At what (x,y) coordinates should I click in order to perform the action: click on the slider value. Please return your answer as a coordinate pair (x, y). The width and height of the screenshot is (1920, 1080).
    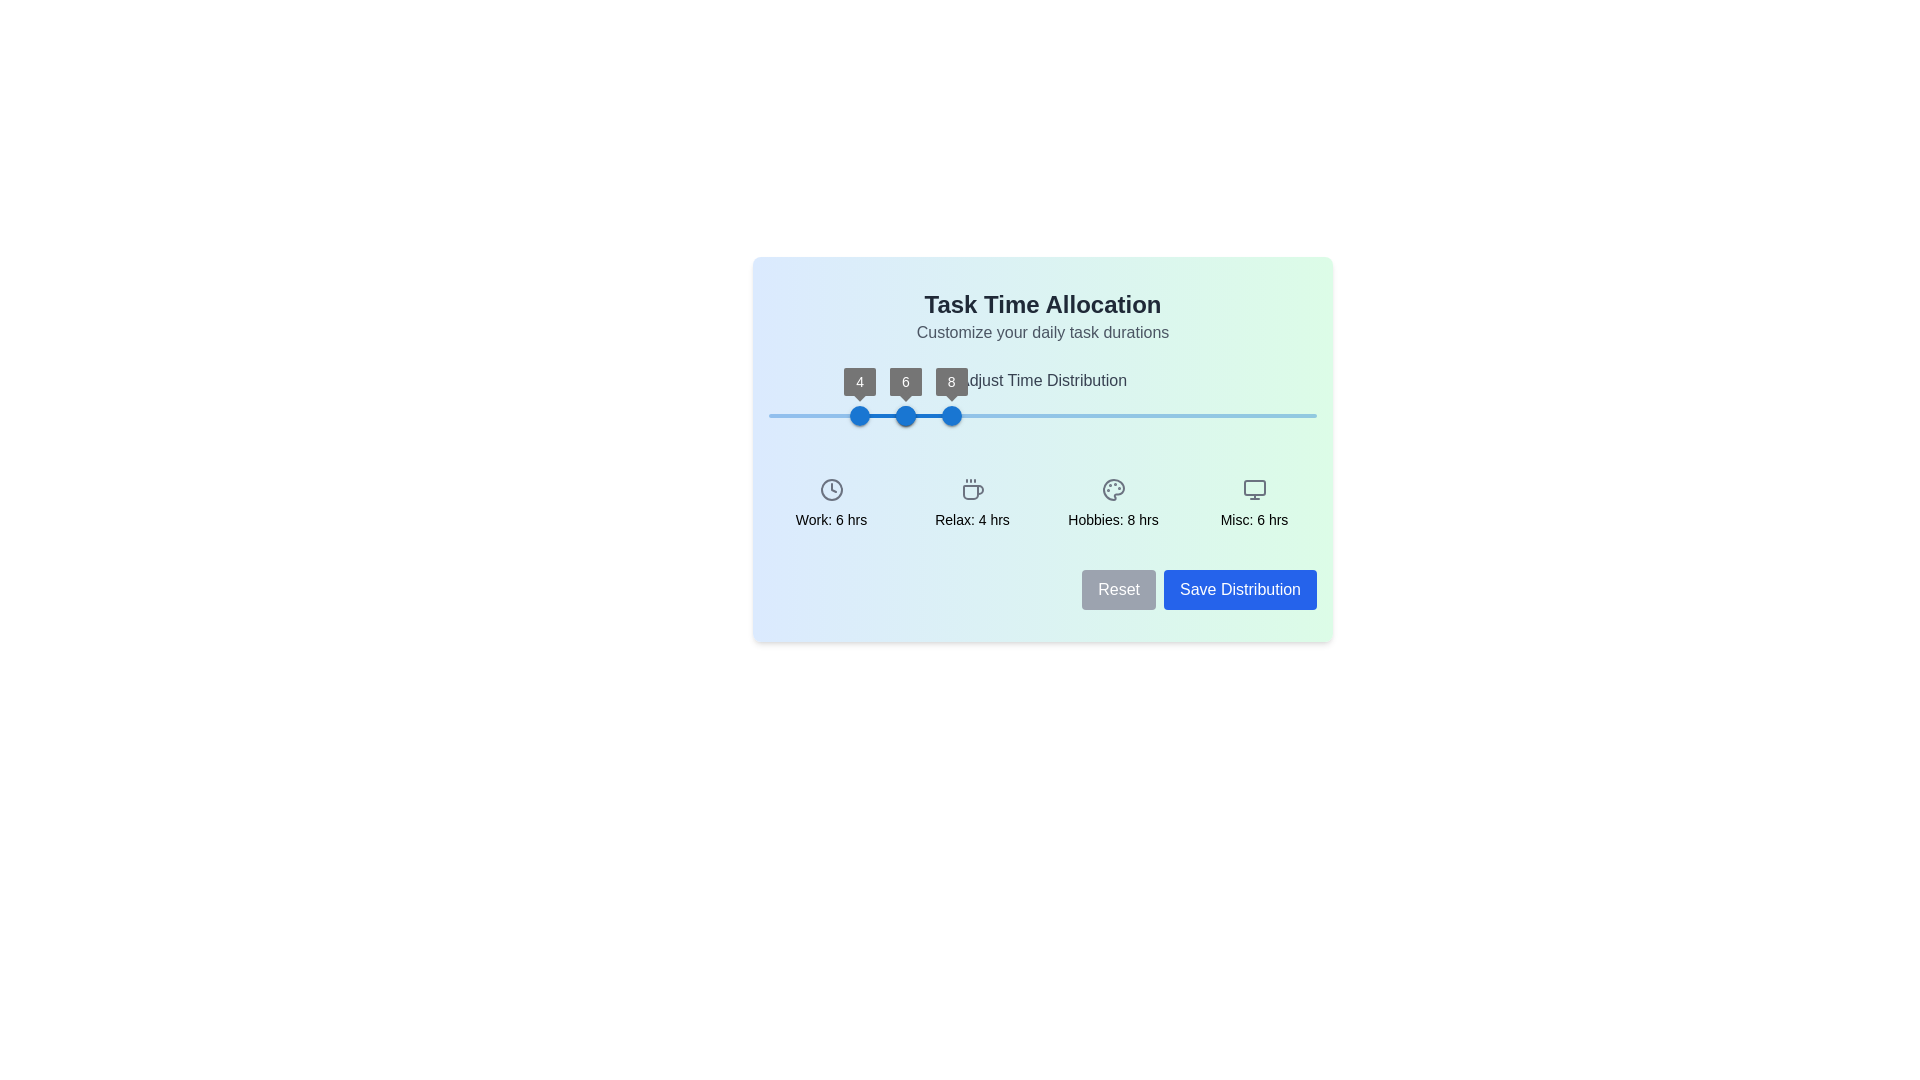
    Looking at the image, I should click on (905, 415).